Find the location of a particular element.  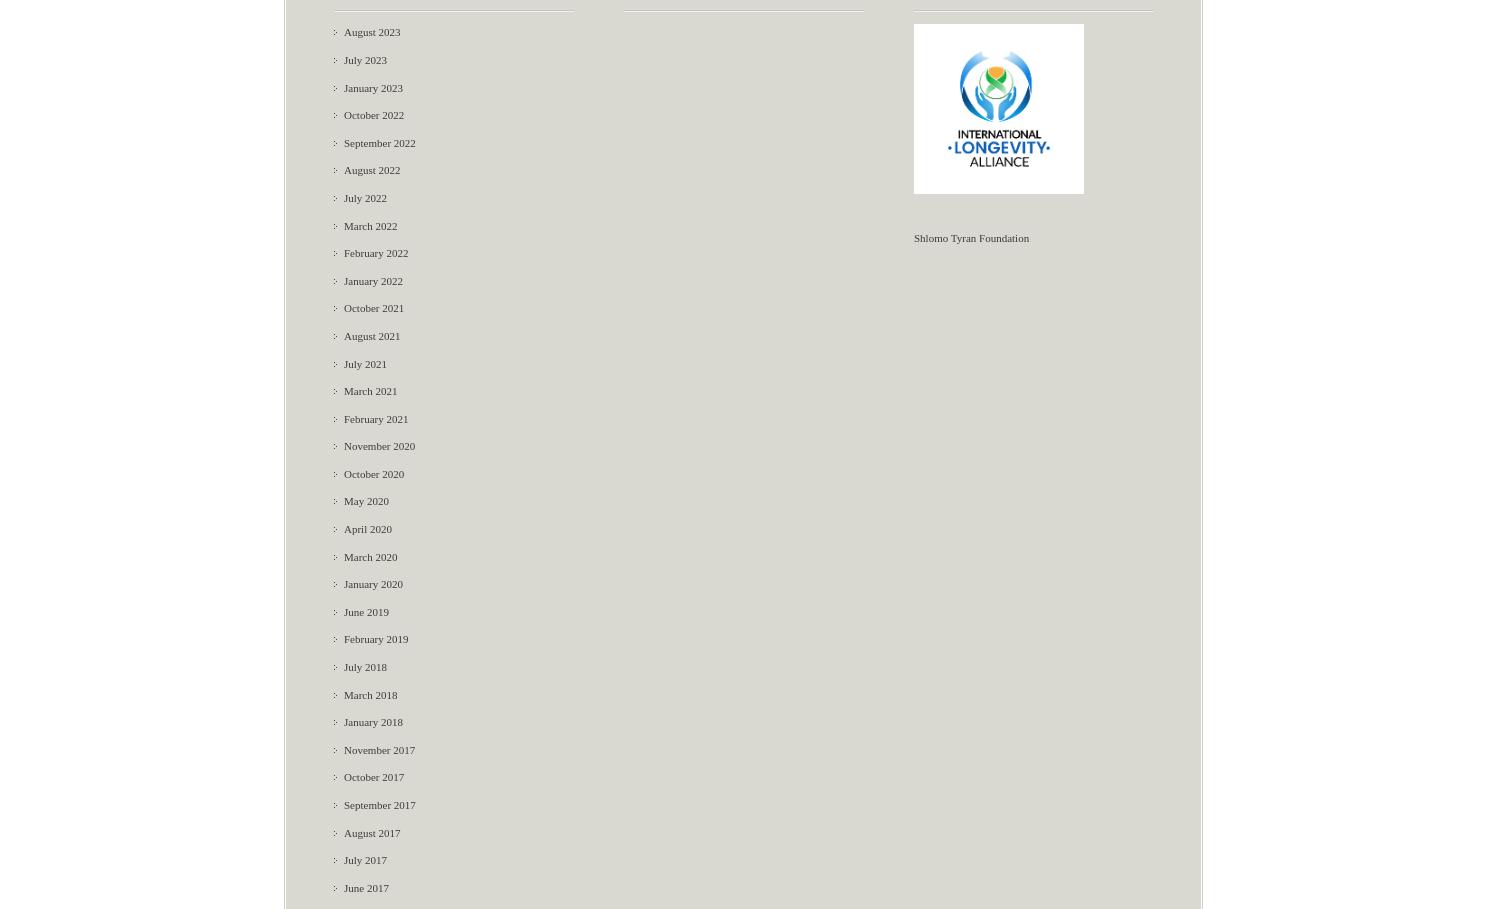

'September 2022' is located at coordinates (379, 140).